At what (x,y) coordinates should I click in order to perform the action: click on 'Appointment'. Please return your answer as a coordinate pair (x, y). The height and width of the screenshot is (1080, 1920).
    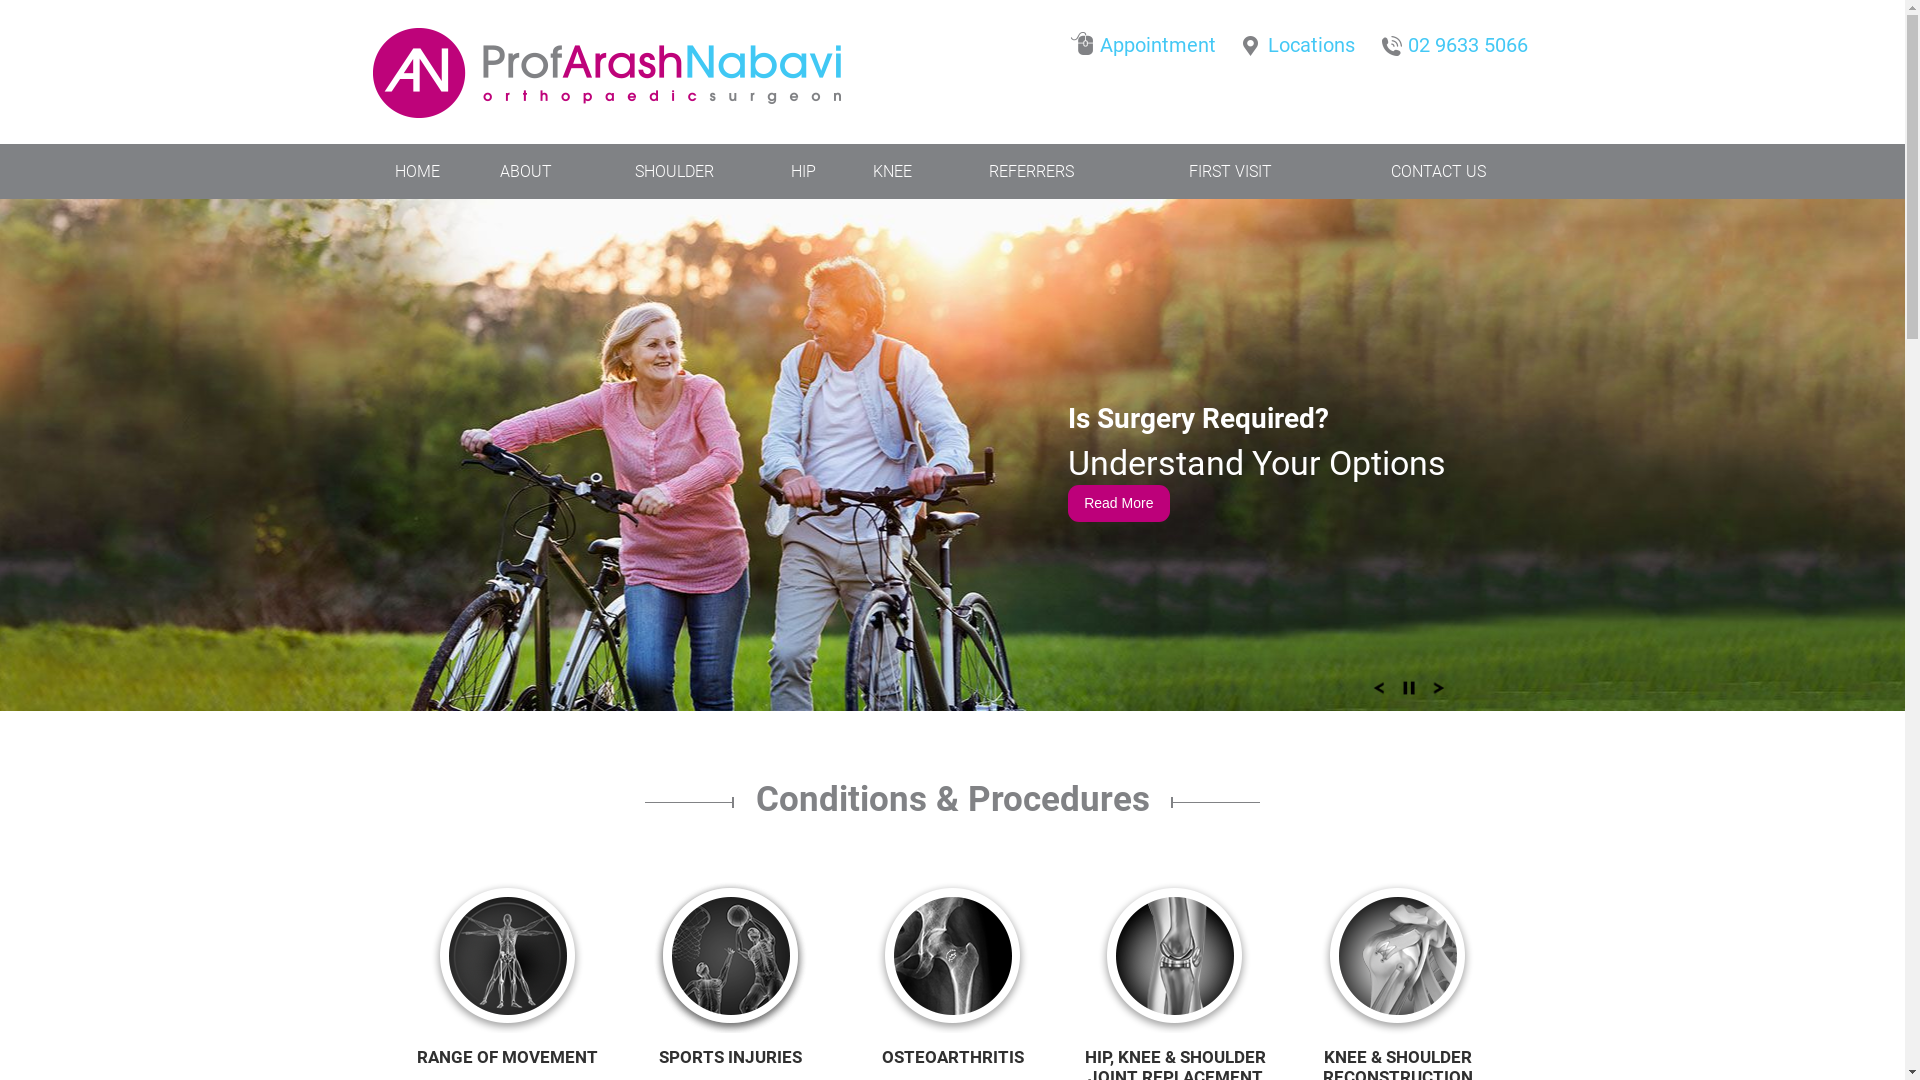
    Looking at the image, I should click on (1147, 39).